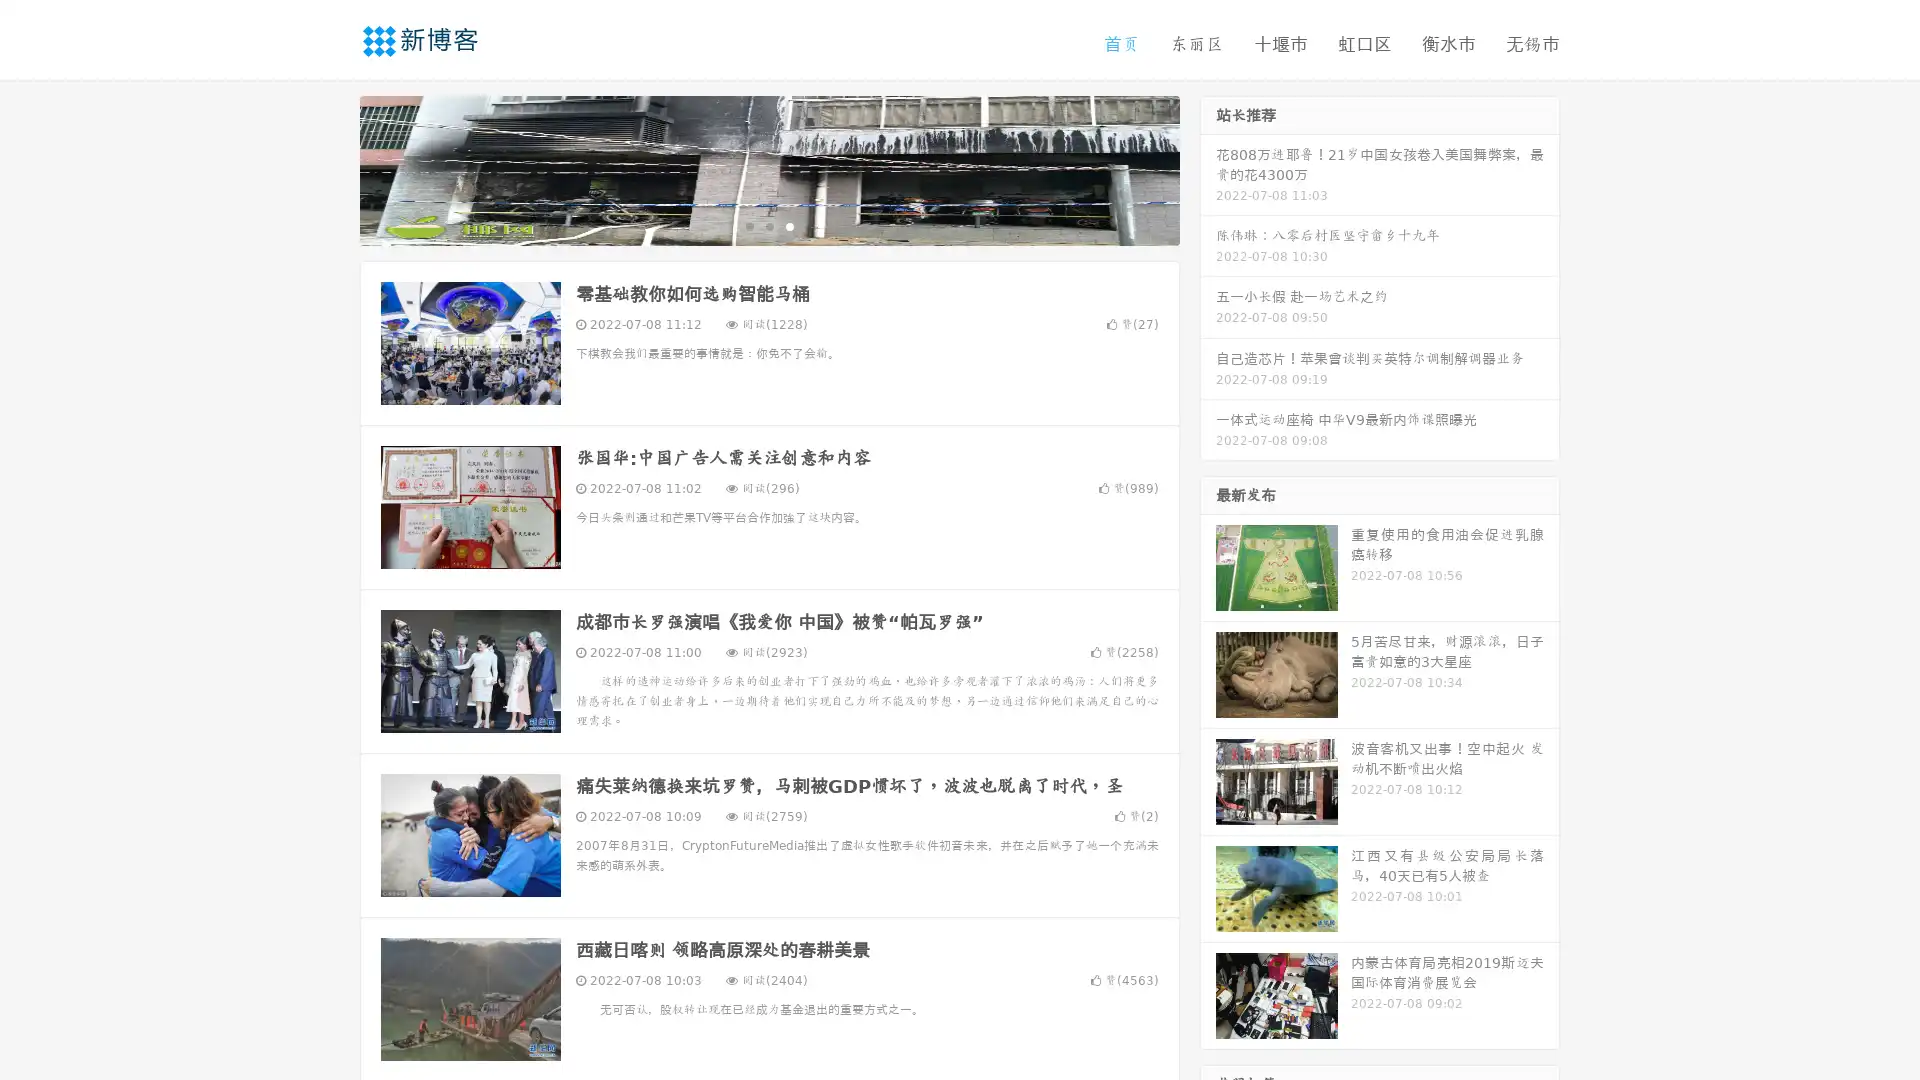 The height and width of the screenshot is (1080, 1920). Describe the element at coordinates (330, 168) in the screenshot. I see `Previous slide` at that location.